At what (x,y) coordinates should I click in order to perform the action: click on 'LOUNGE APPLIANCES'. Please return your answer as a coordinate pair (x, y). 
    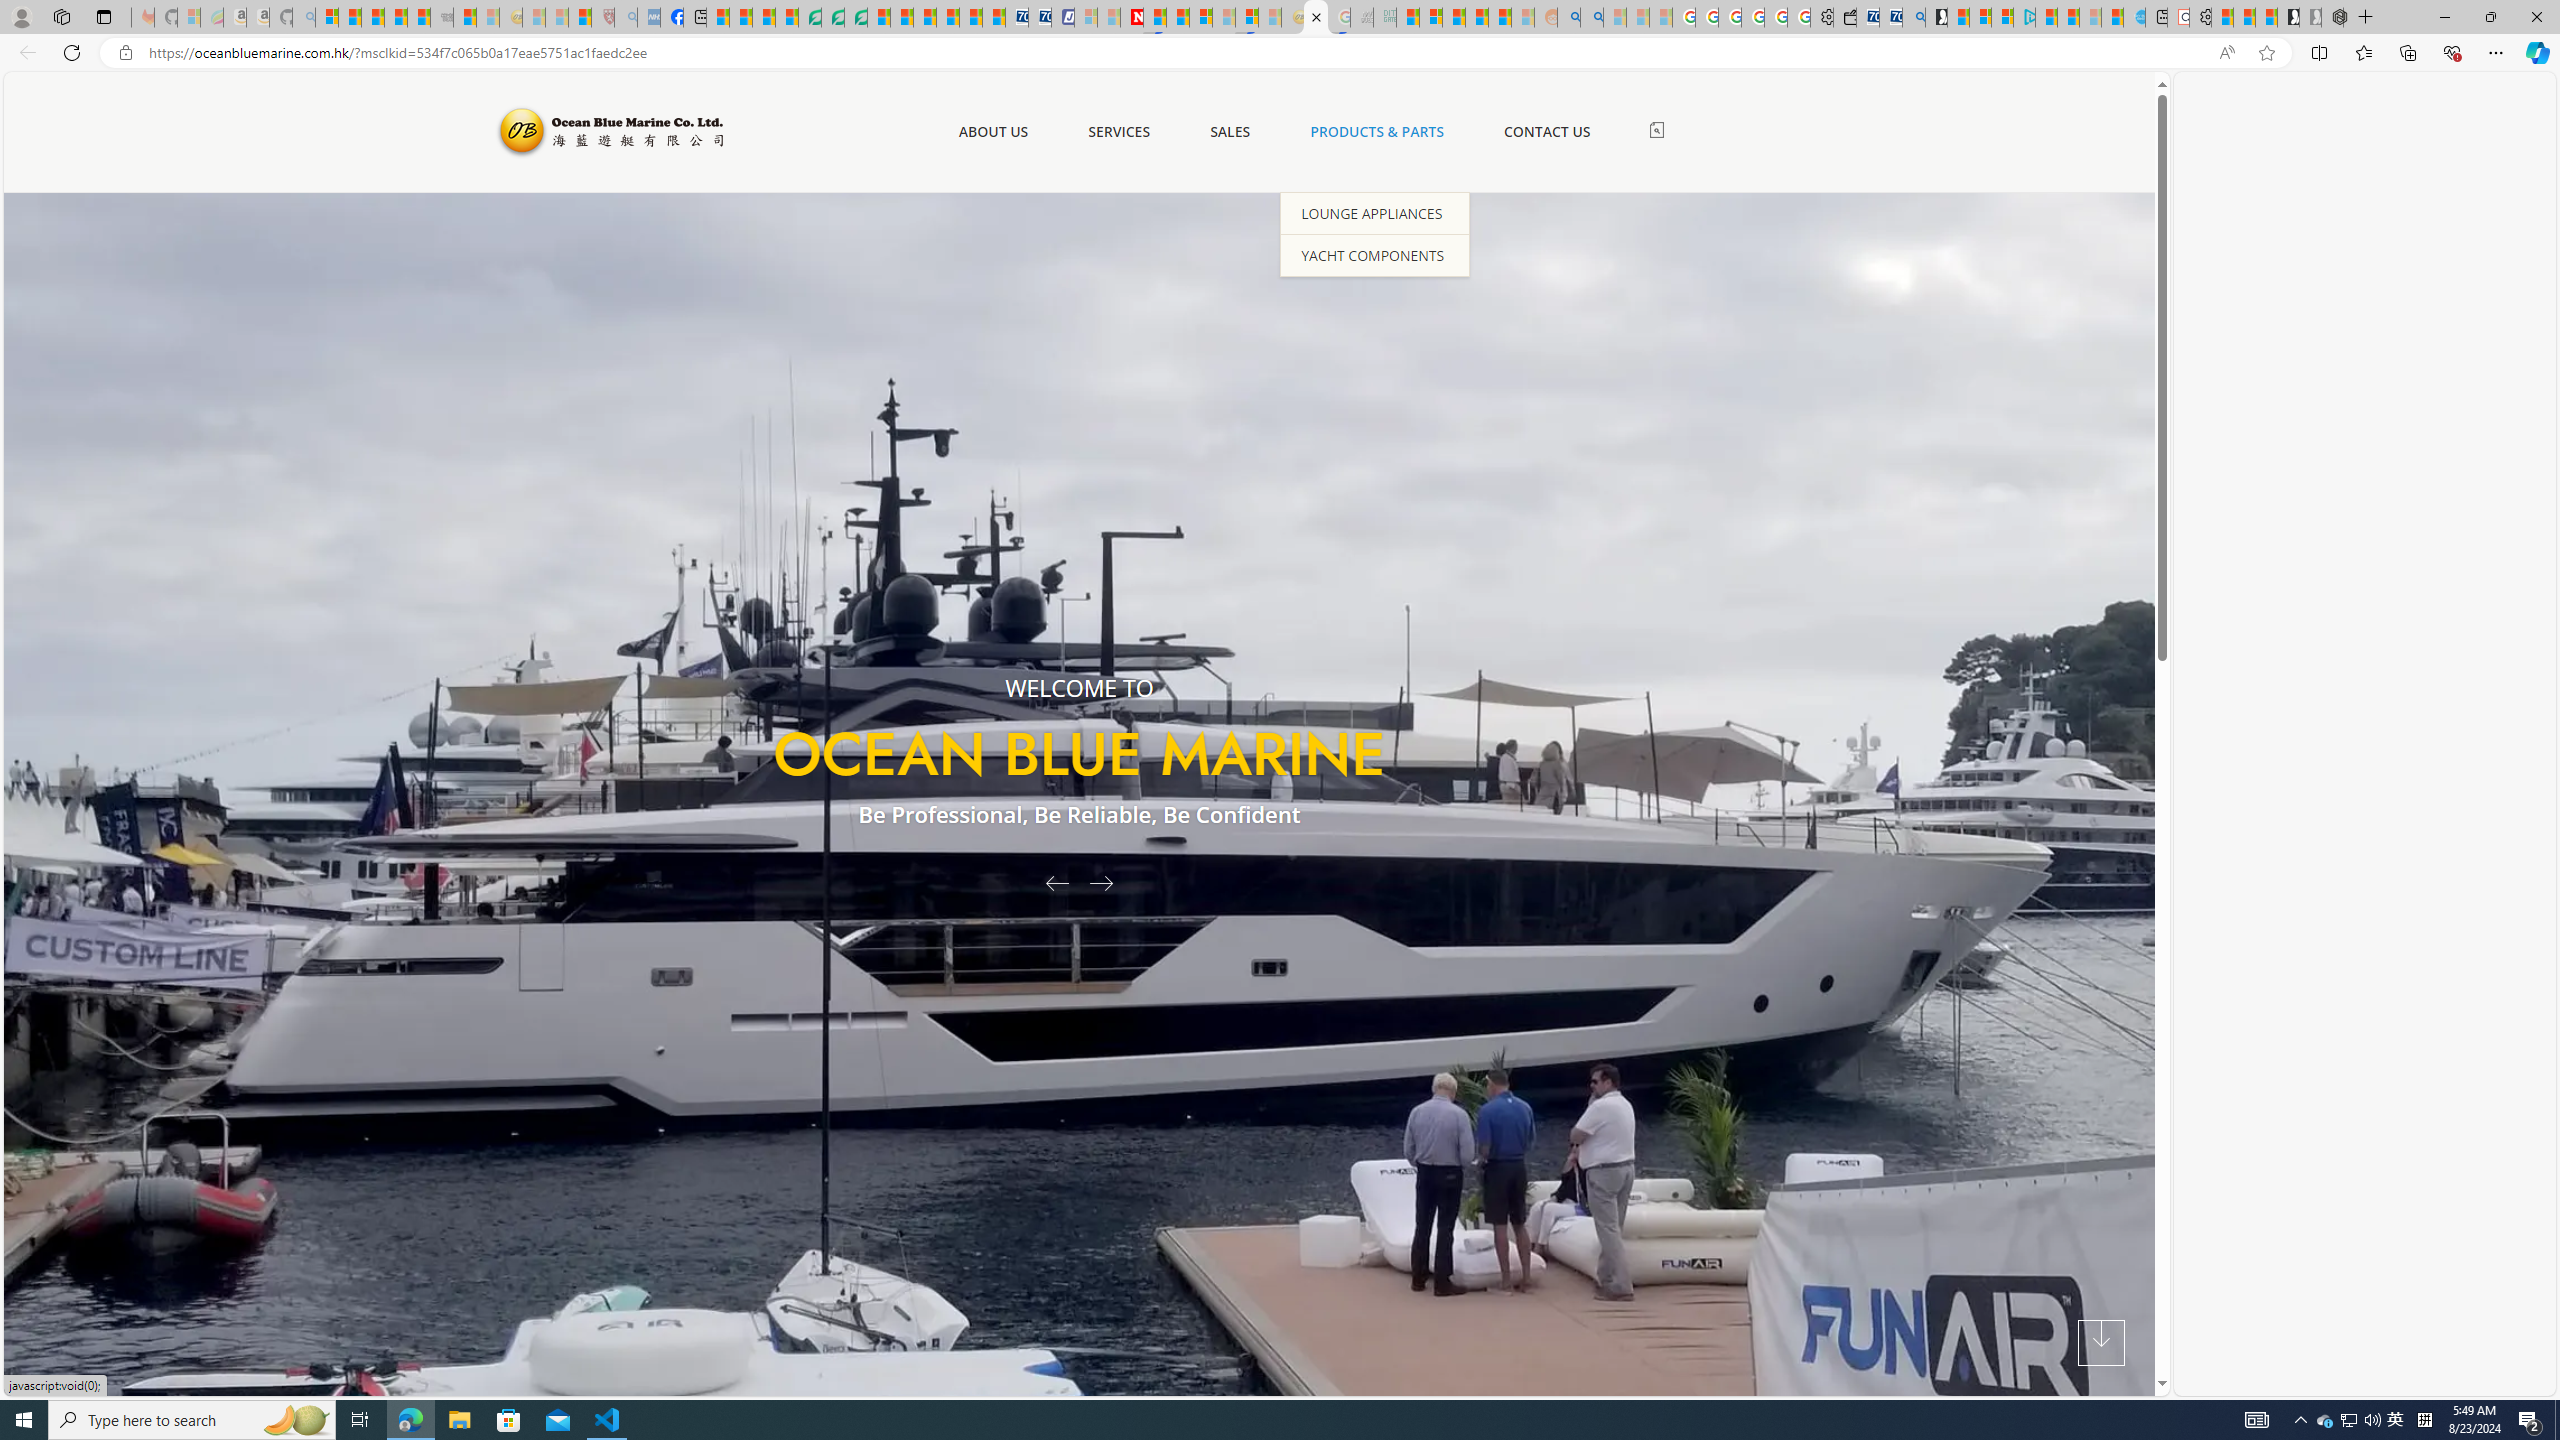
    Looking at the image, I should click on (1373, 211).